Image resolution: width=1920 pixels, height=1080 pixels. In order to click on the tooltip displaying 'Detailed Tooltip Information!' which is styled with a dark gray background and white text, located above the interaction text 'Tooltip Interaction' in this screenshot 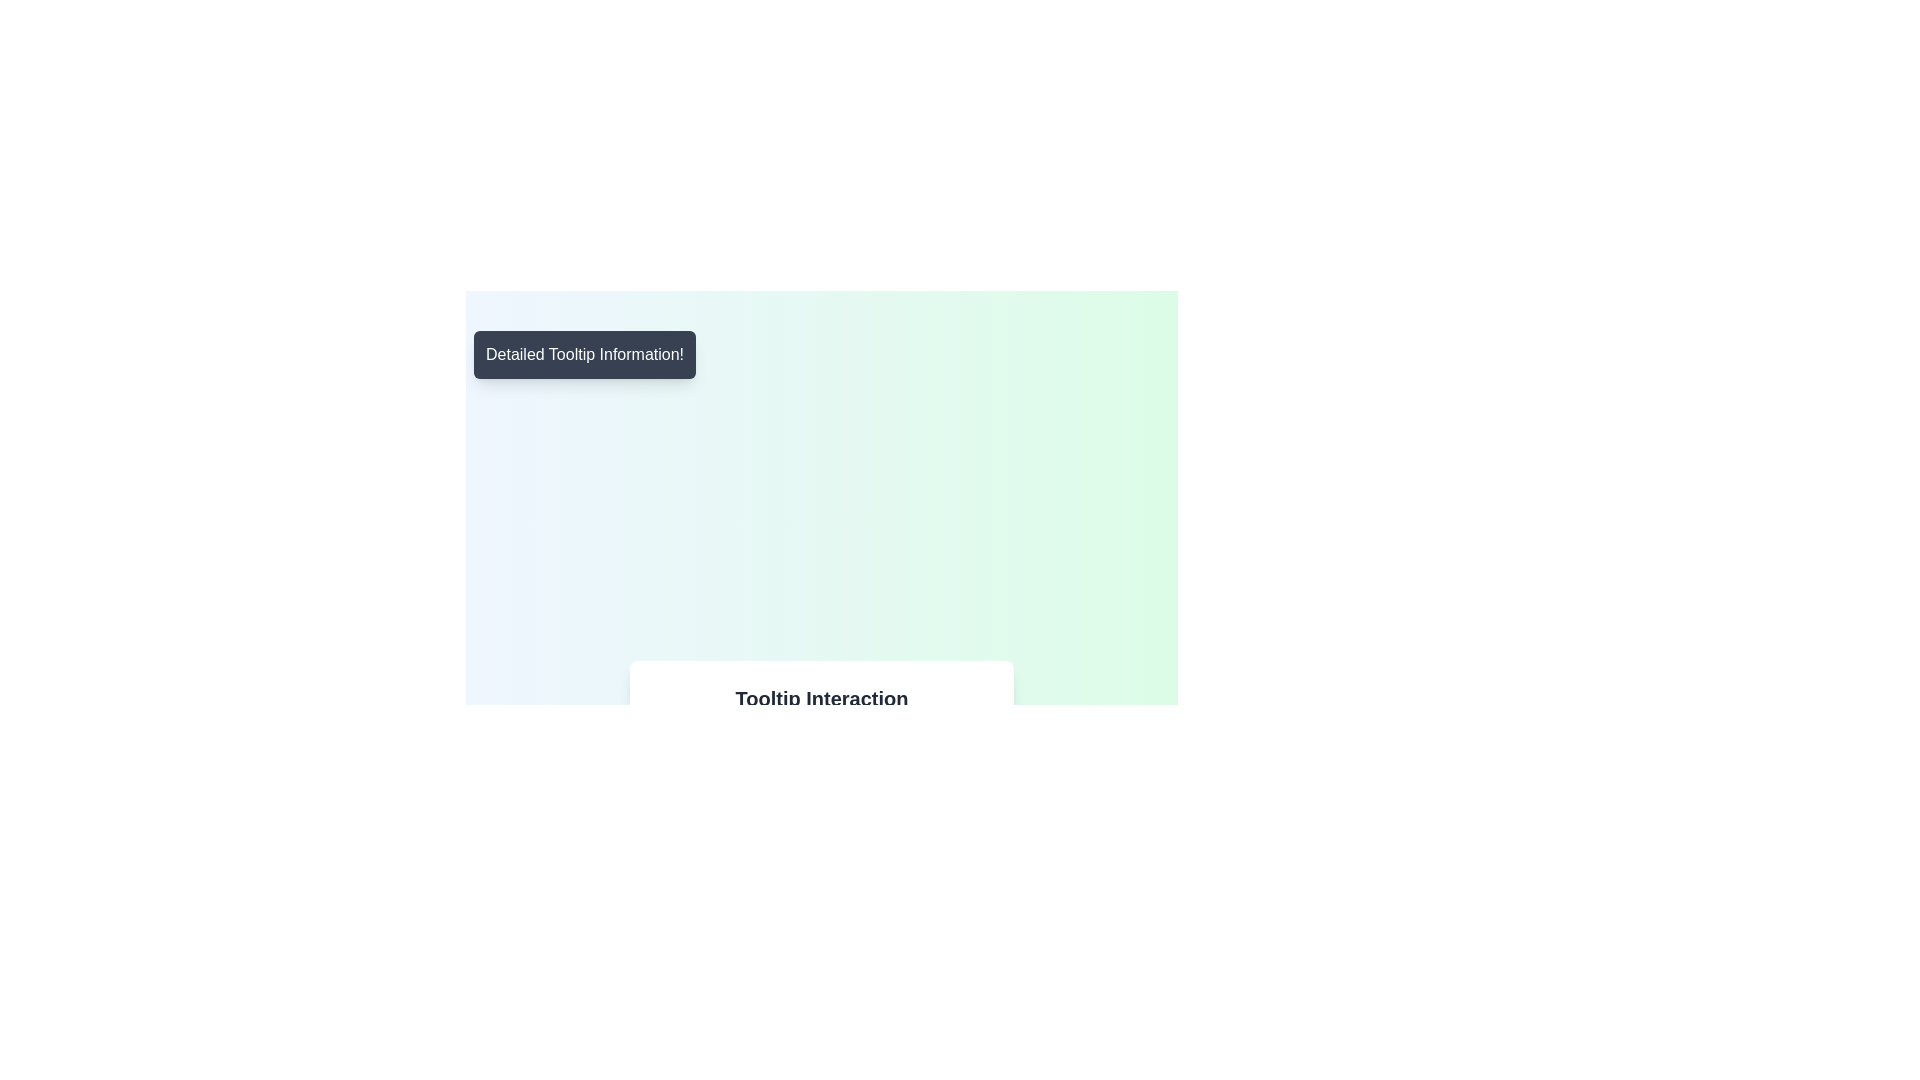, I will do `click(584, 353)`.